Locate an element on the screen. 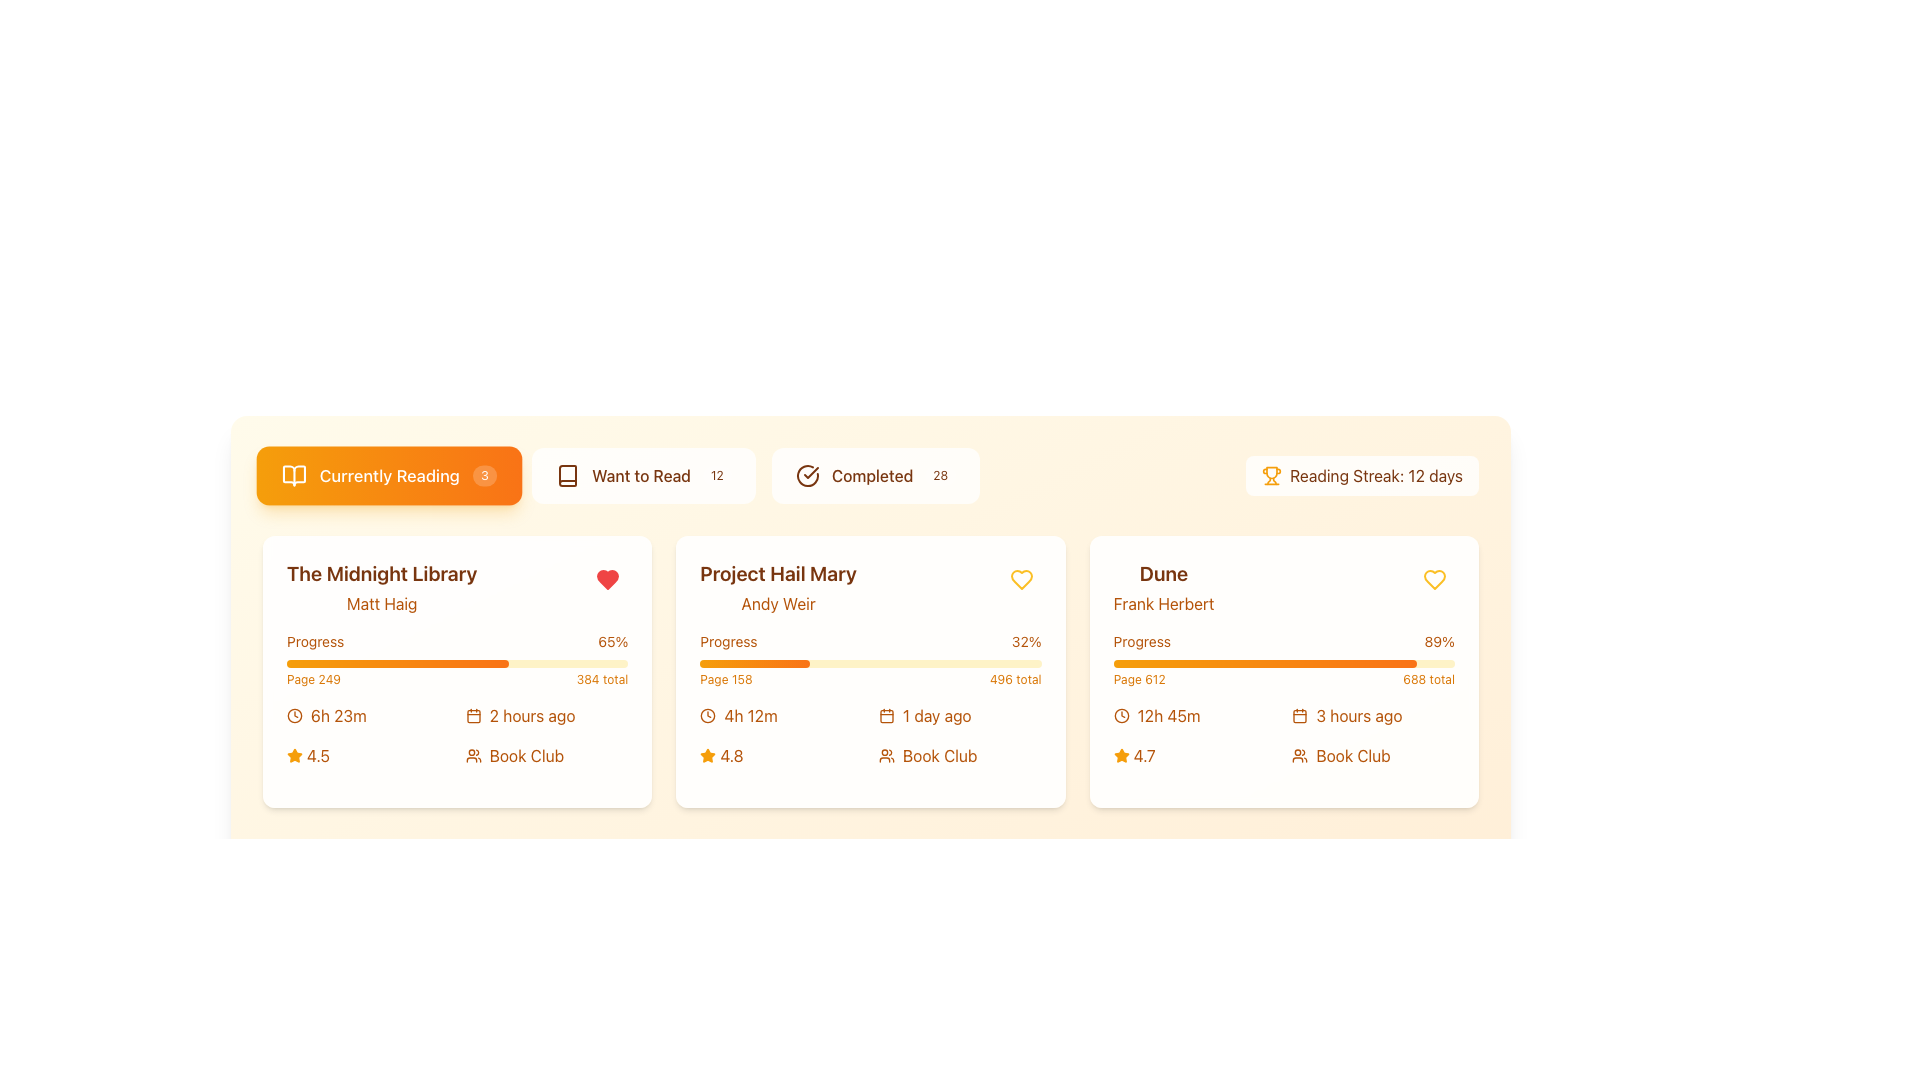  the progress bar indicating 65% completion for 'The Midnight Library', positioned between the 'Progress 65%' label and the 'Page 249 384 total' text is located at coordinates (456, 663).